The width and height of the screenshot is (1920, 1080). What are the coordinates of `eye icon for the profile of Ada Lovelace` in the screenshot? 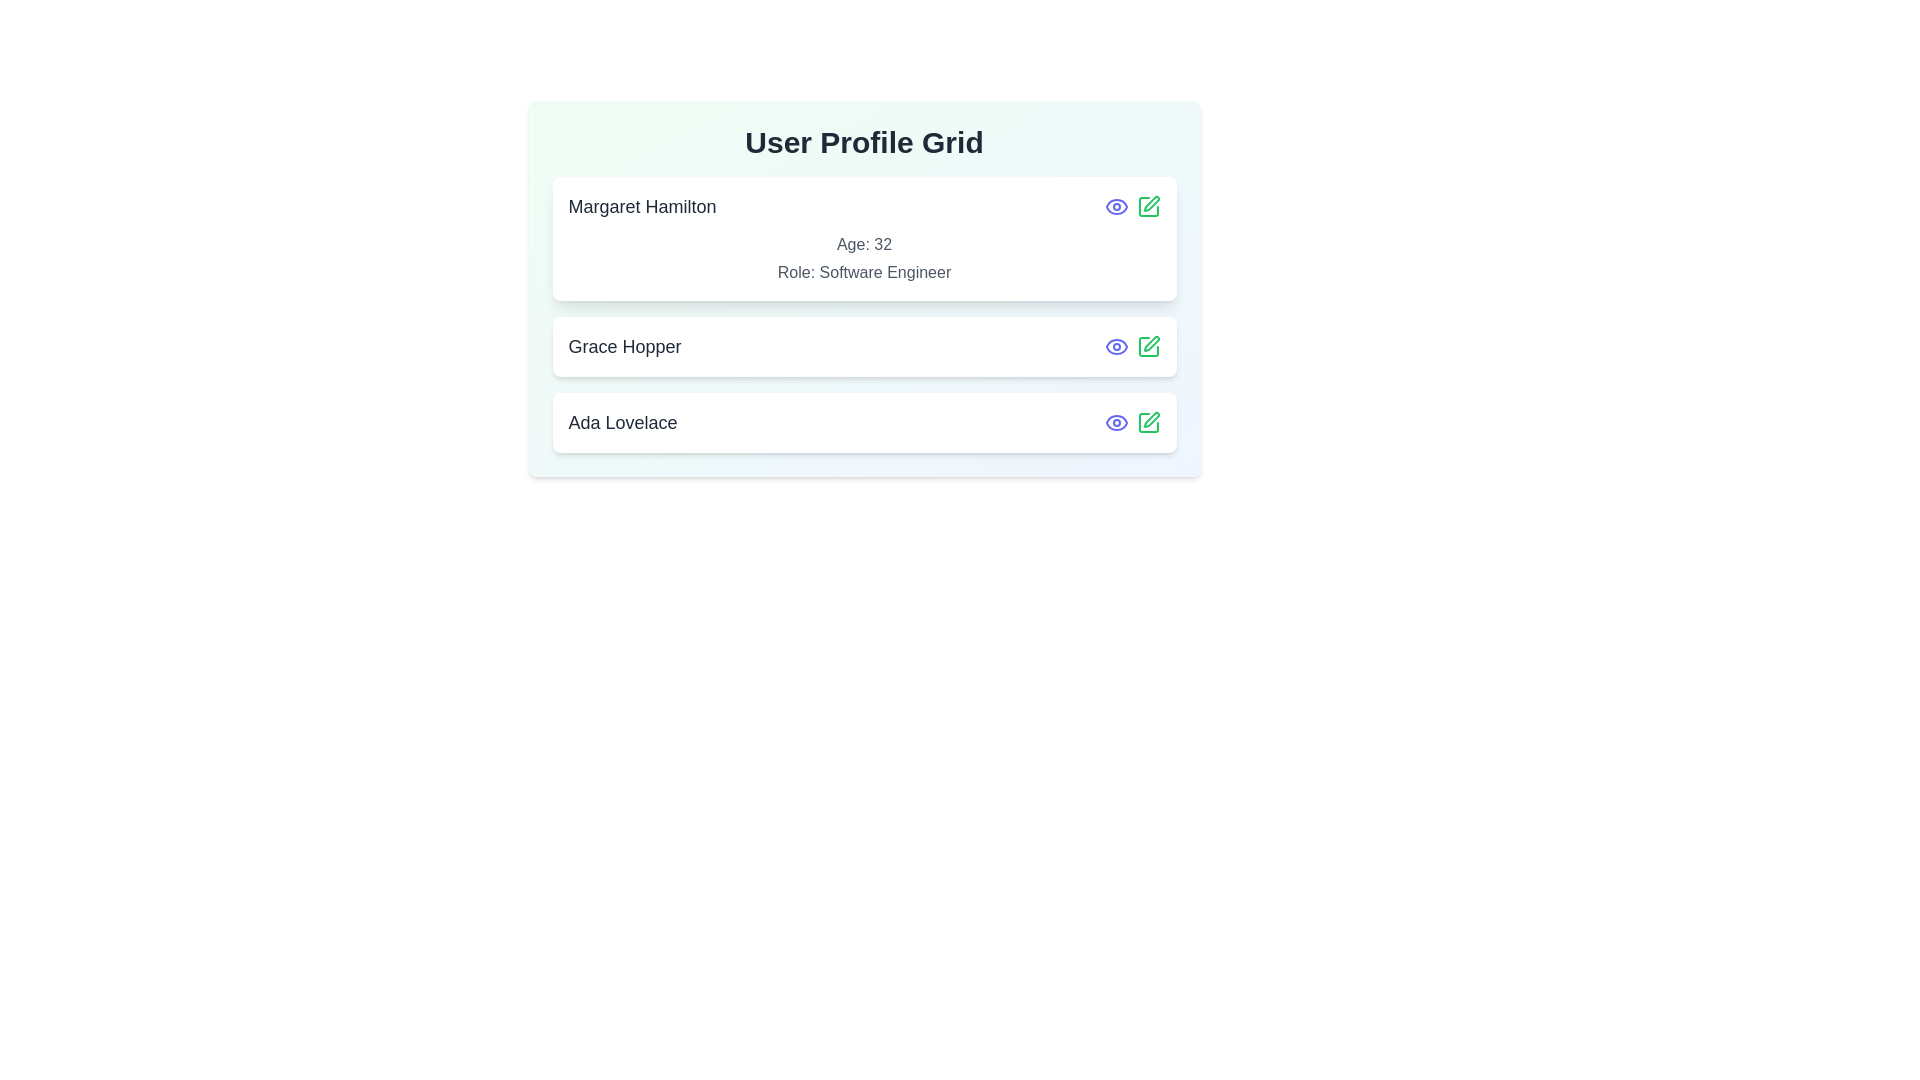 It's located at (1115, 422).